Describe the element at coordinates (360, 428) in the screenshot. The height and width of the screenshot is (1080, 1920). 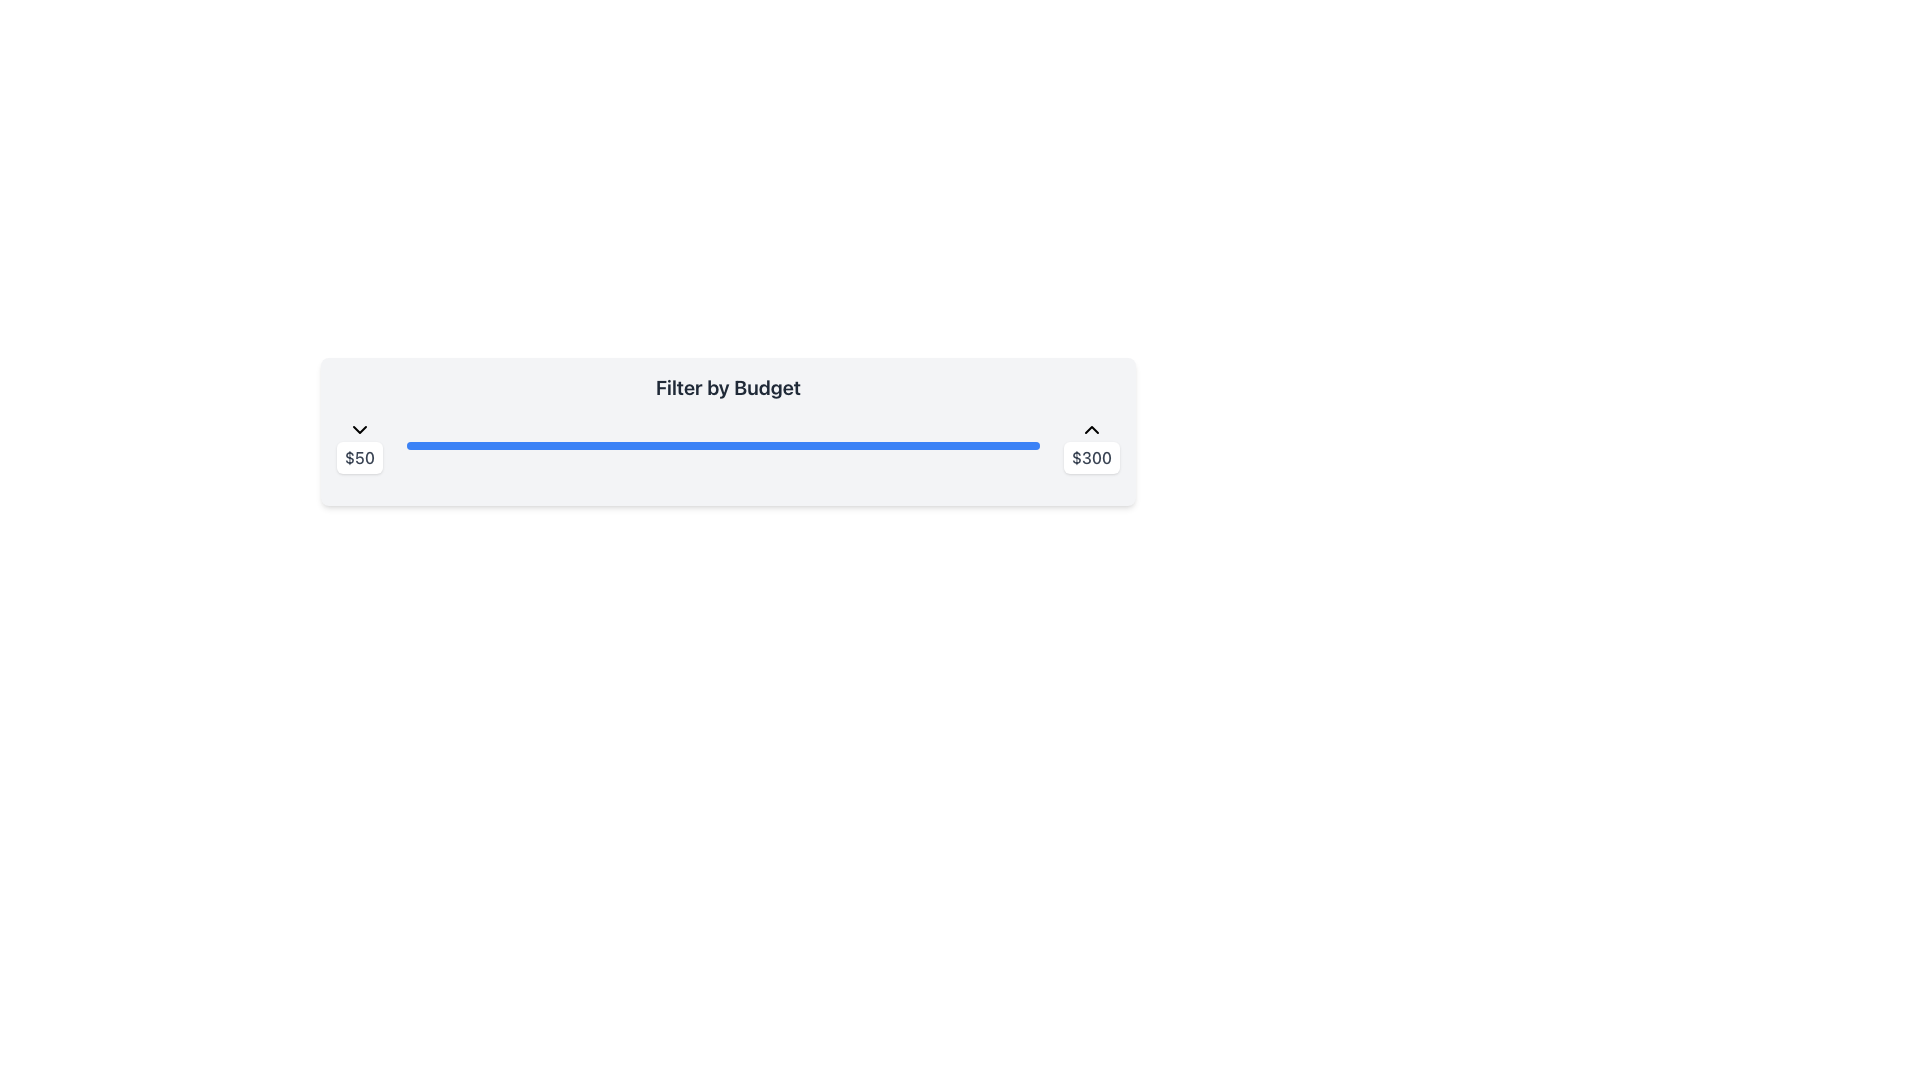
I see `the chevron button located above the '$50' label in the 'Filter by Budget' section` at that location.